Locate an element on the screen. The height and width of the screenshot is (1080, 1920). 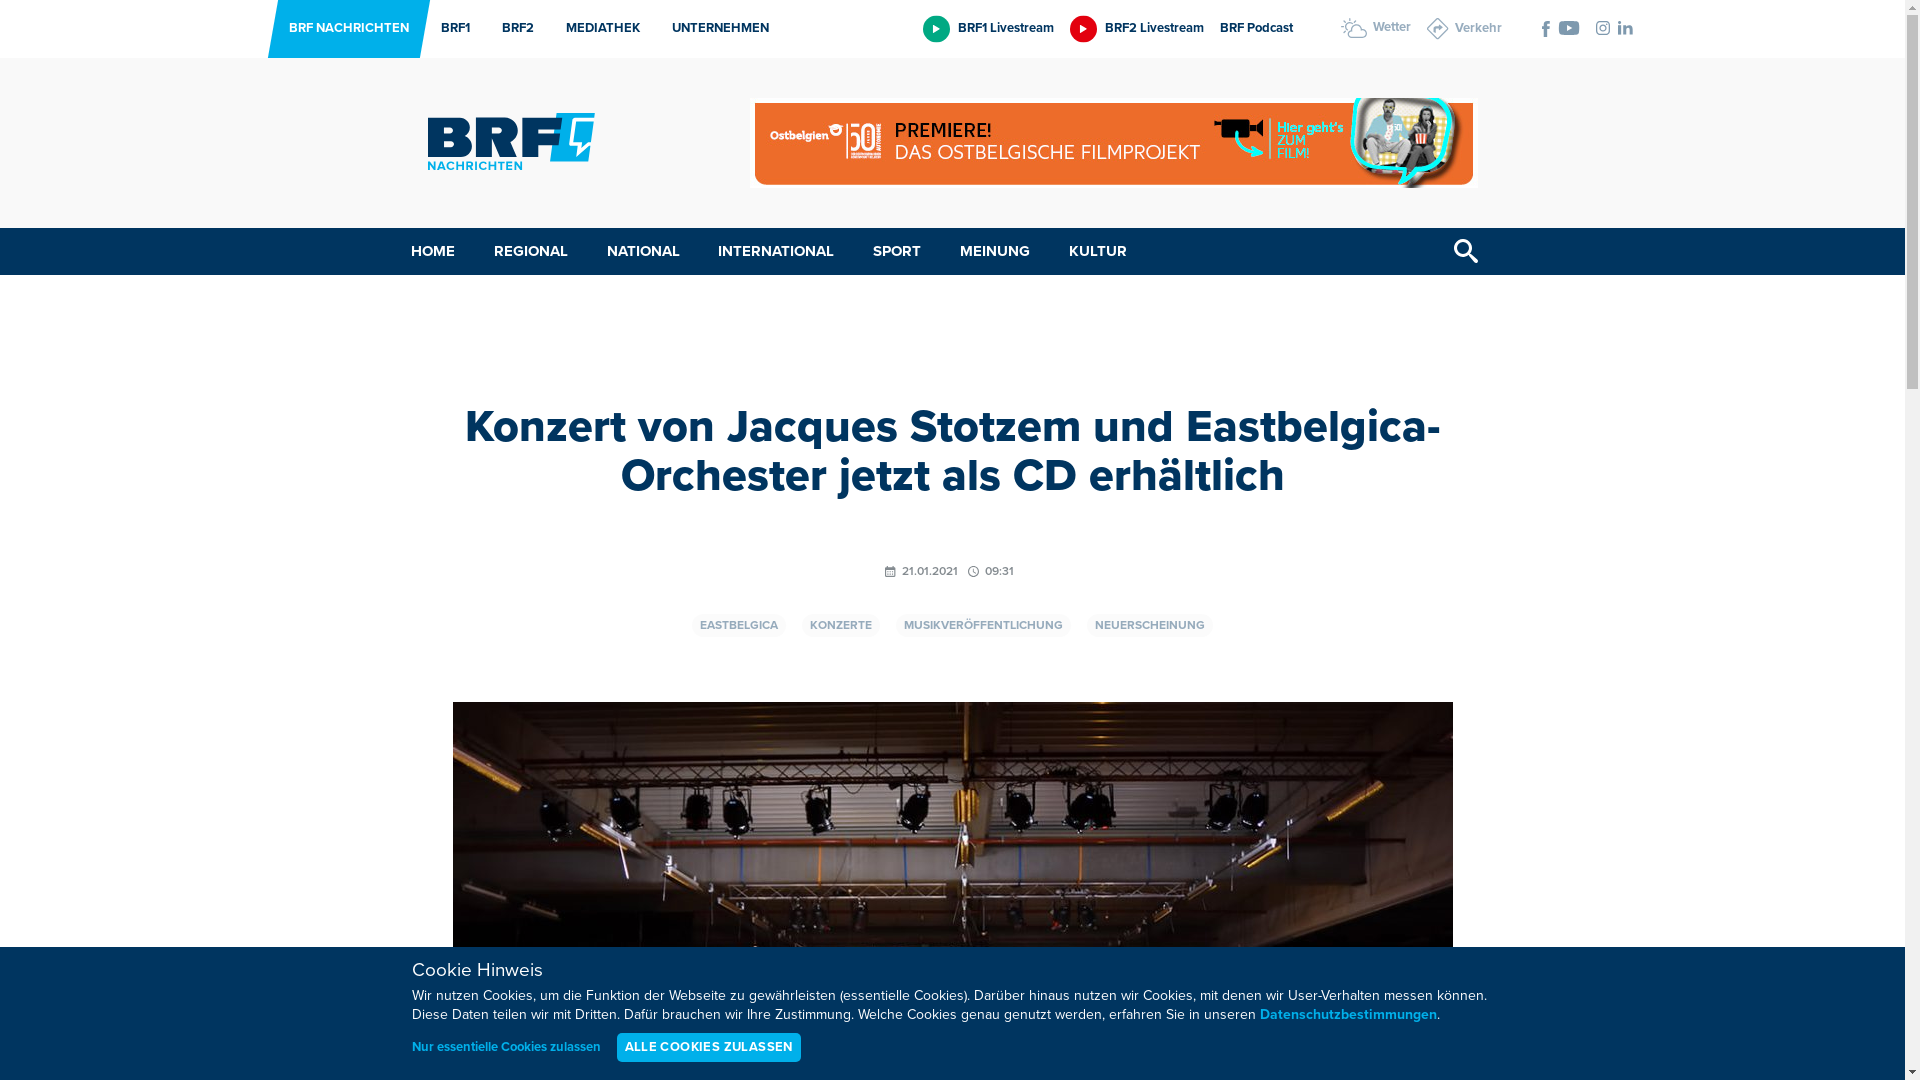
'Nur essentielle Cookies zulassen' is located at coordinates (506, 1047).